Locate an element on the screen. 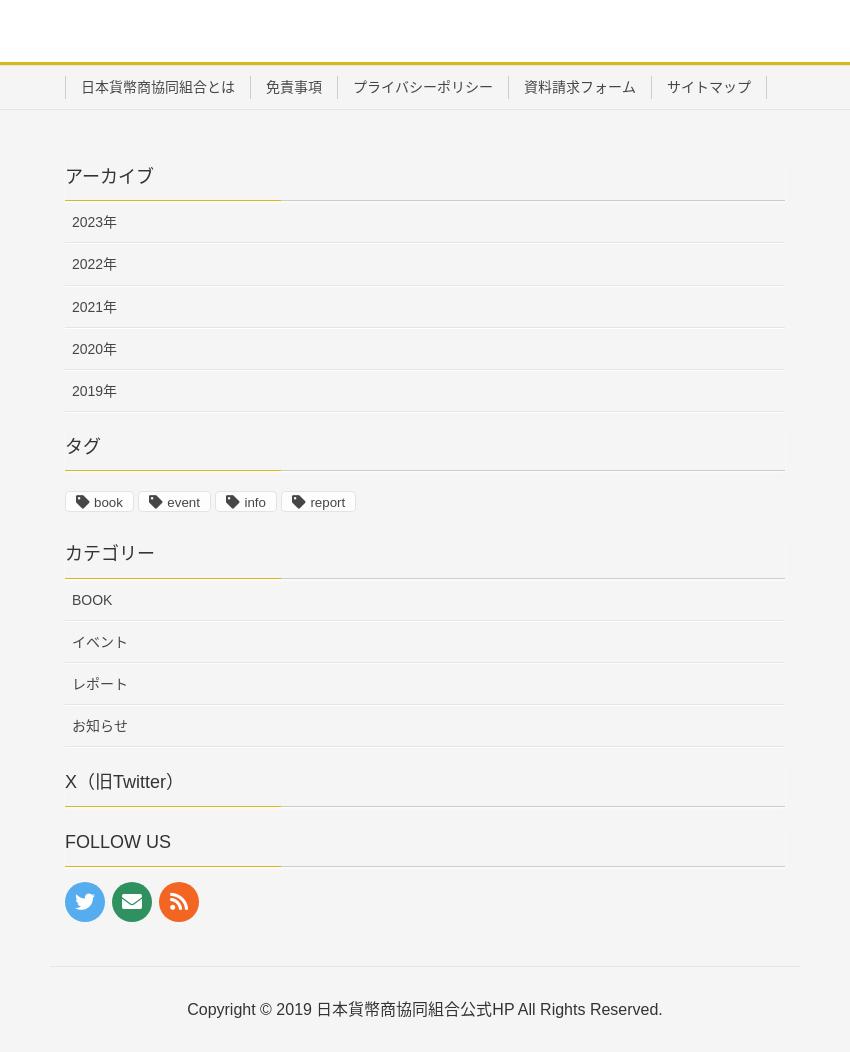 The height and width of the screenshot is (1052, 850). '2019年' is located at coordinates (93, 389).